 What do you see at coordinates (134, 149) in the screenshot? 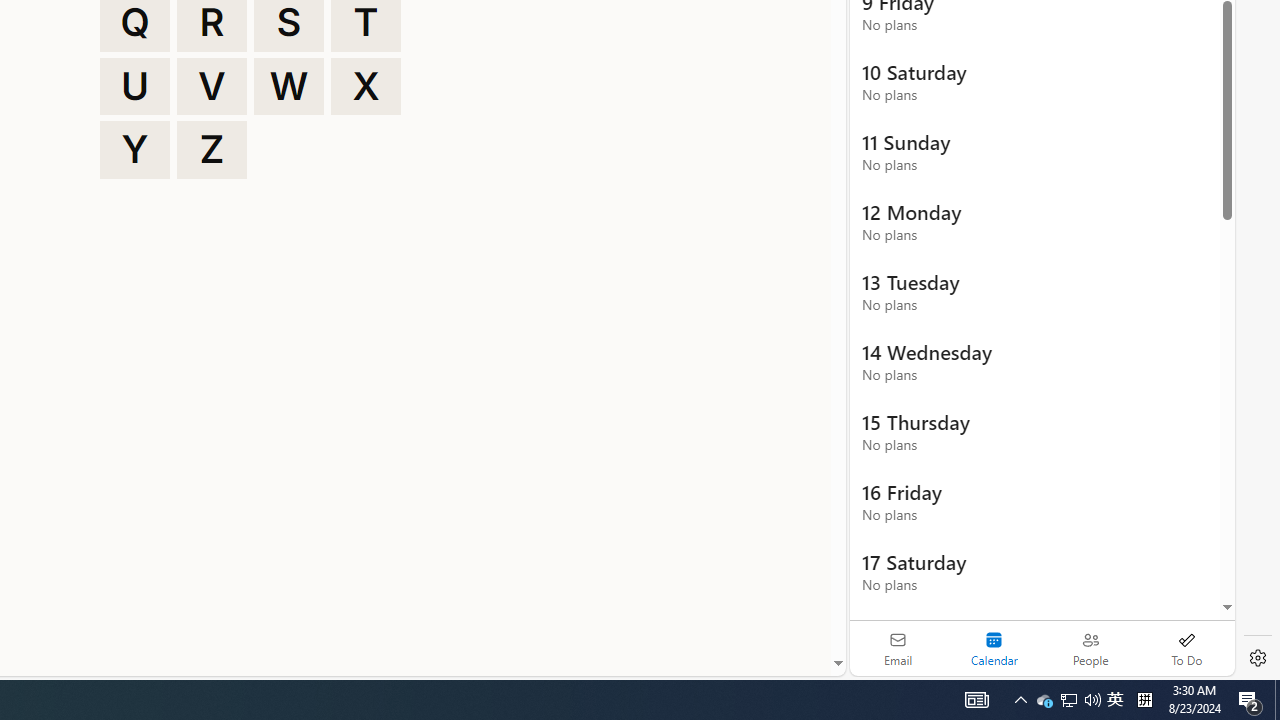
I see `'Y'` at bounding box center [134, 149].